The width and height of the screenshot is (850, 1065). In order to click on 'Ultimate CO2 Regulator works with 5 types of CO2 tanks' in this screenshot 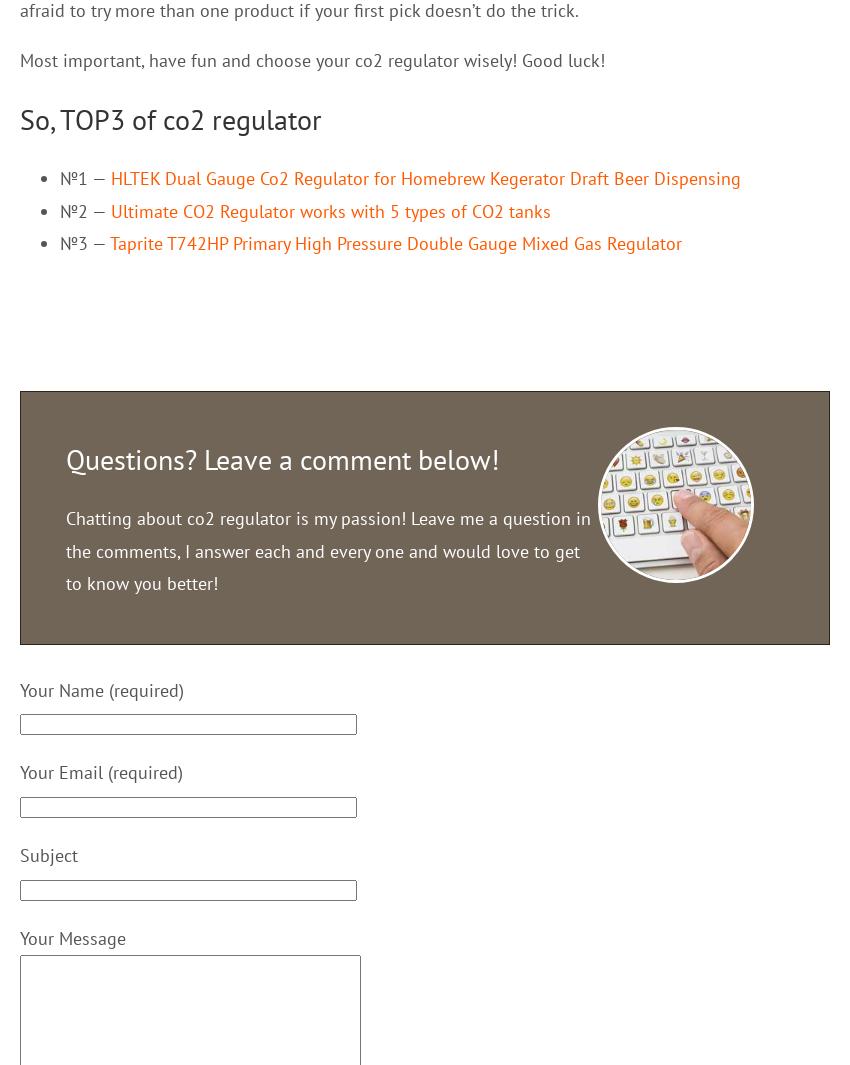, I will do `click(330, 209)`.